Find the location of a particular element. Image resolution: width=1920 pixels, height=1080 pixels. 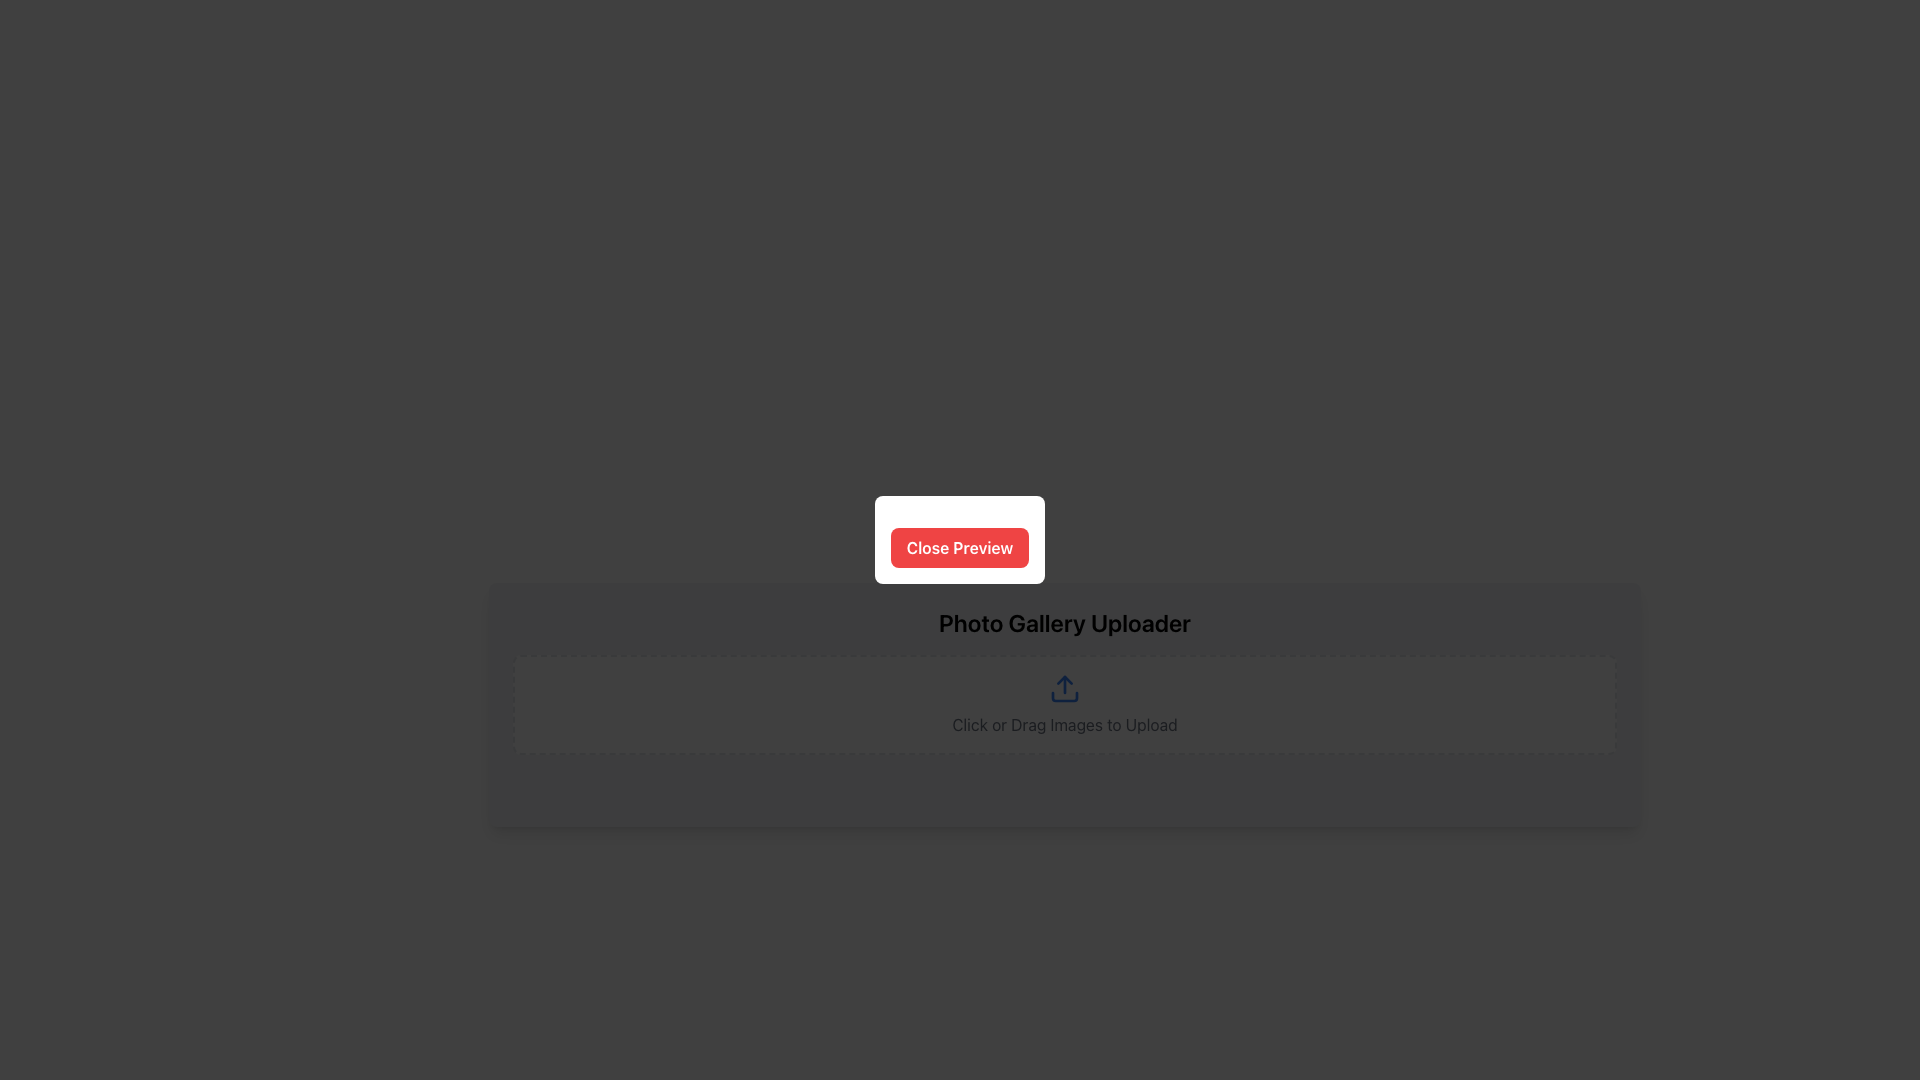

the upload icon located at the center of the upload area, which indicates where users can click or drag images to upload is located at coordinates (1064, 688).